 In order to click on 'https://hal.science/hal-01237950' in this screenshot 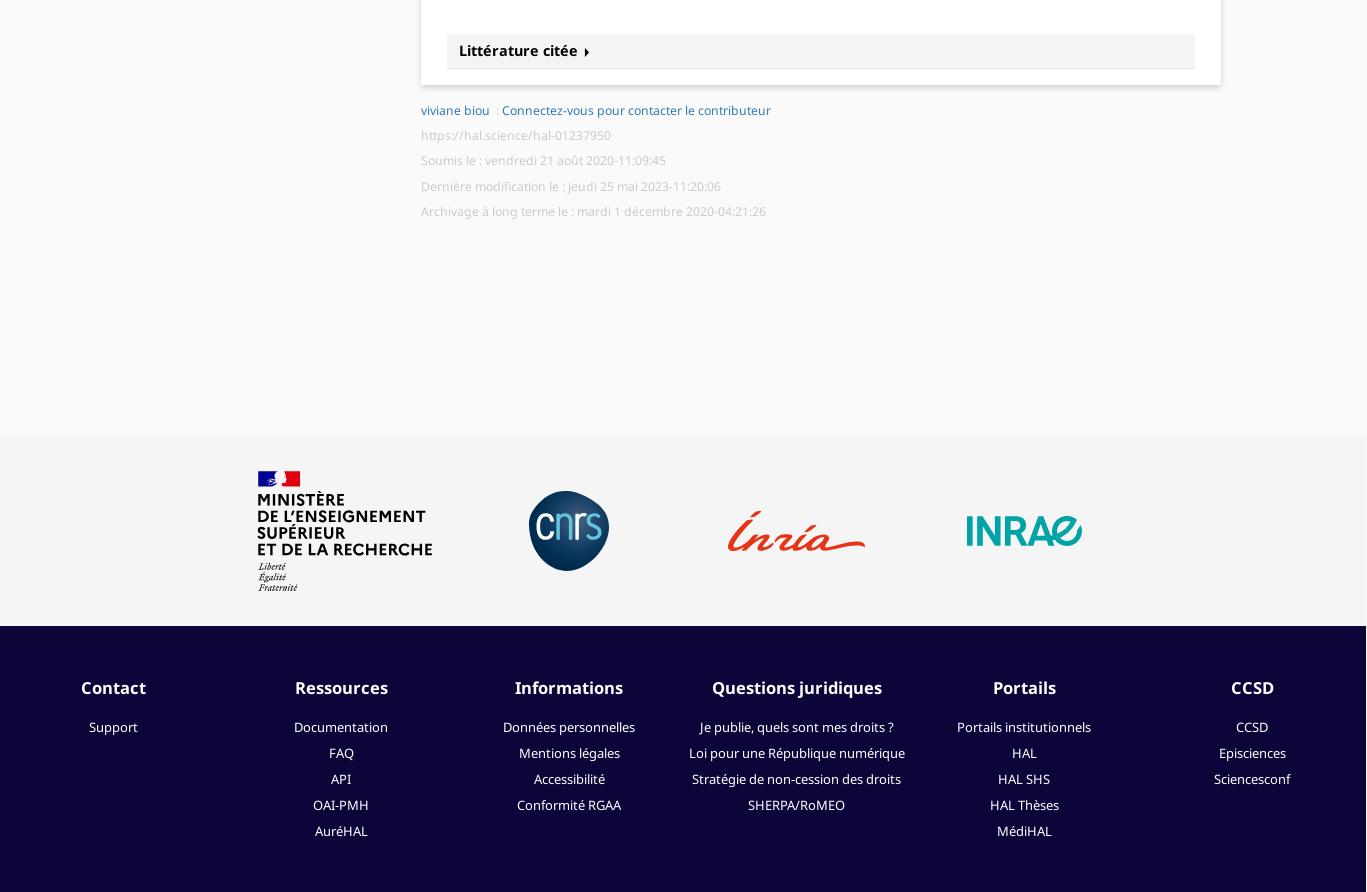, I will do `click(515, 134)`.